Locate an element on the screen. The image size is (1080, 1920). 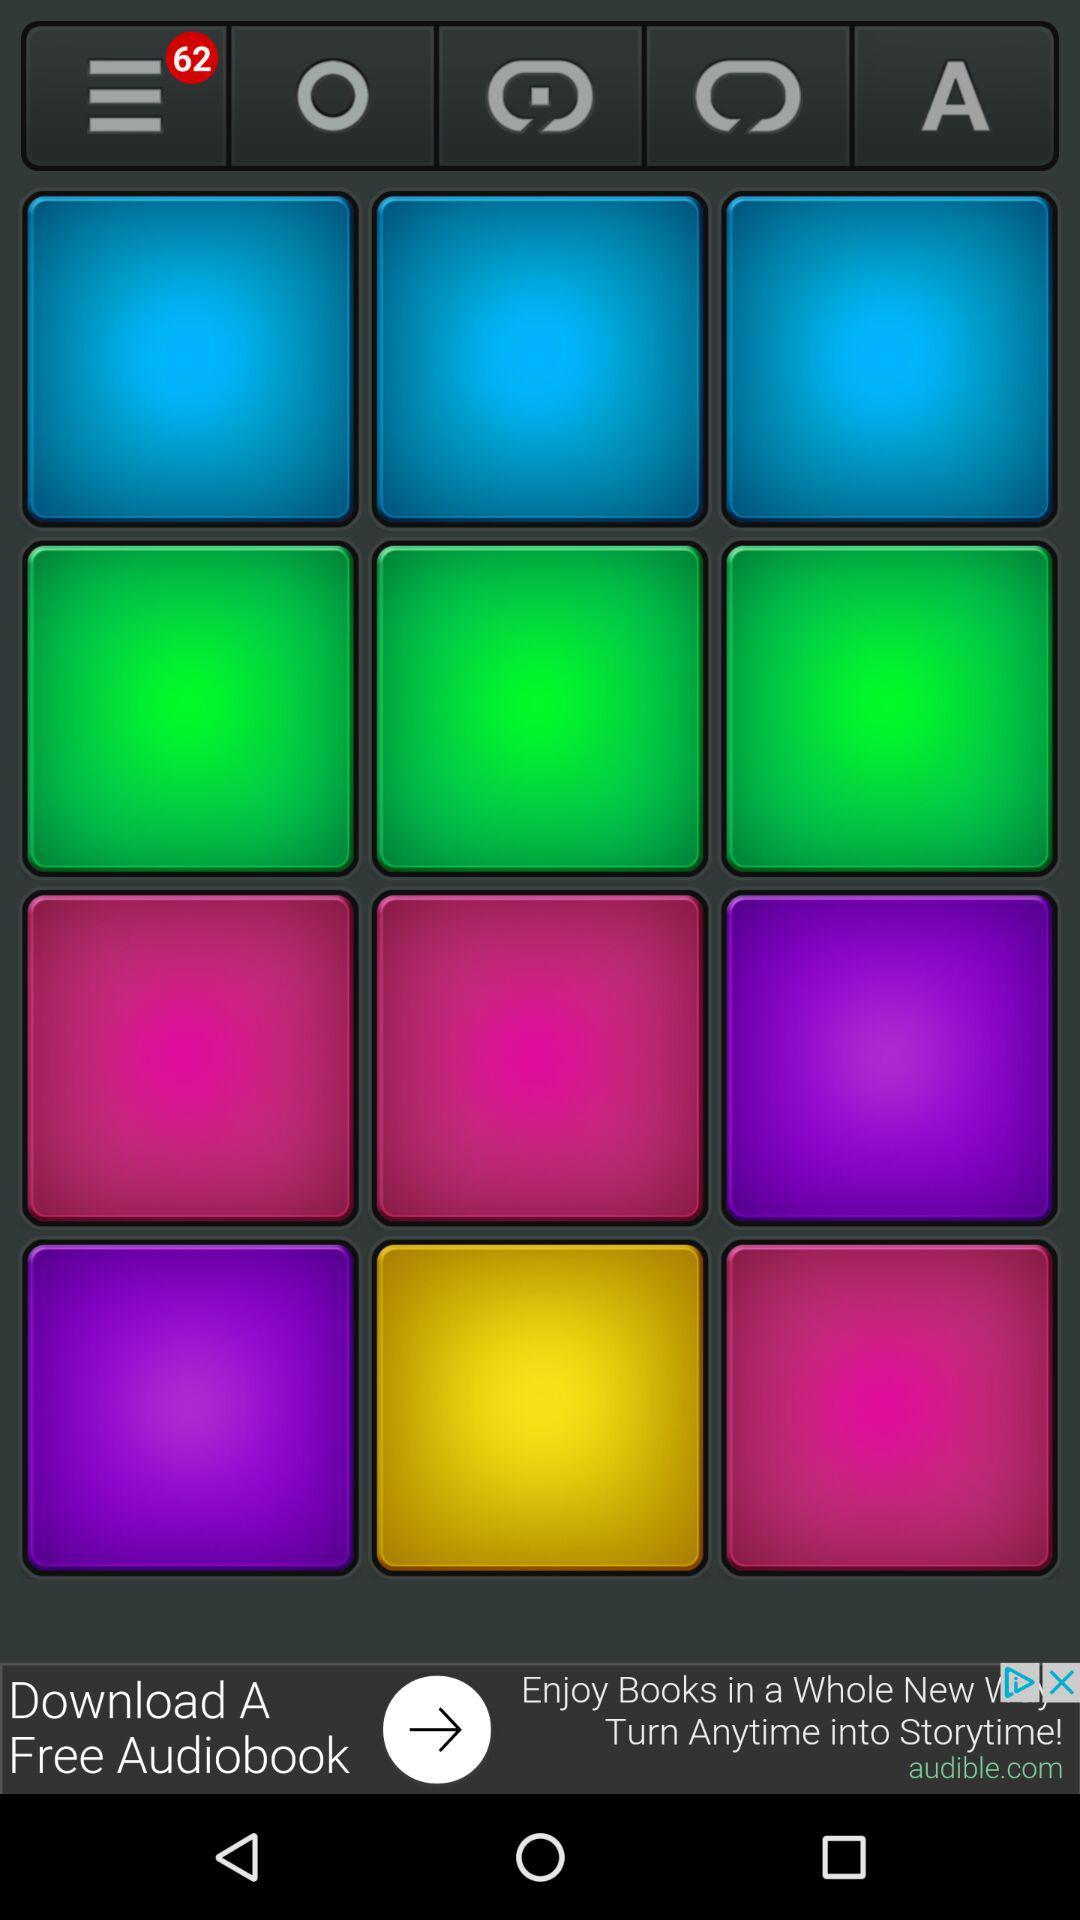
open game options is located at coordinates (124, 95).